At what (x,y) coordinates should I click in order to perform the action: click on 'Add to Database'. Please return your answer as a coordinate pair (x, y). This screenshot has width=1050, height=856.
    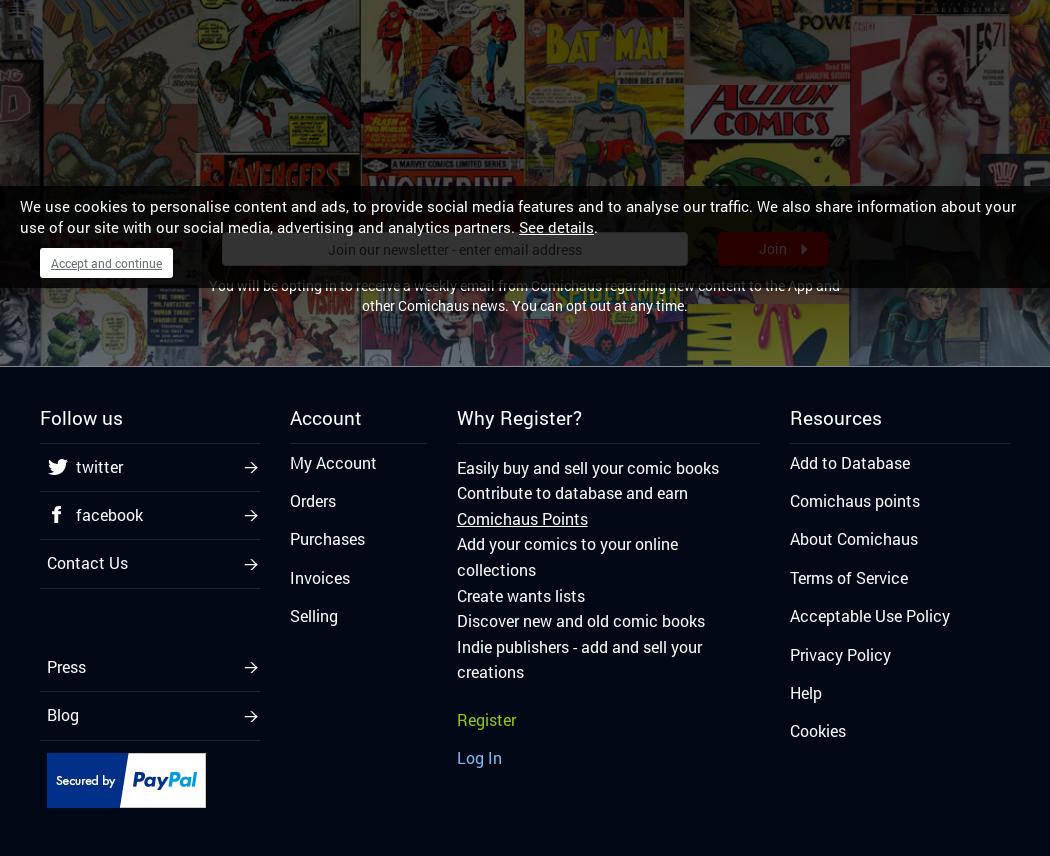
    Looking at the image, I should click on (849, 461).